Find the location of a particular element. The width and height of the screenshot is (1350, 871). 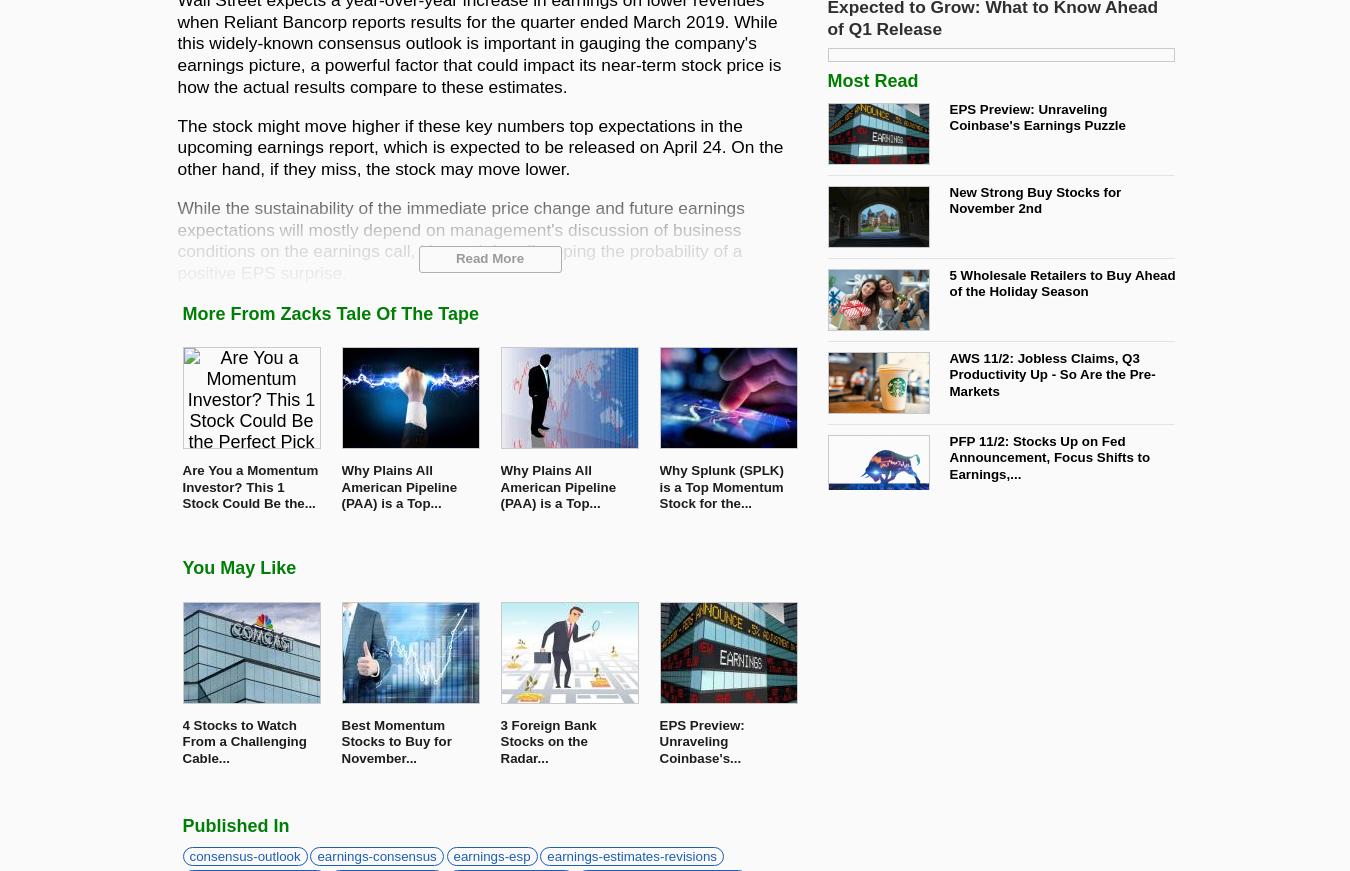

'consensus-outlook' is located at coordinates (189, 856).